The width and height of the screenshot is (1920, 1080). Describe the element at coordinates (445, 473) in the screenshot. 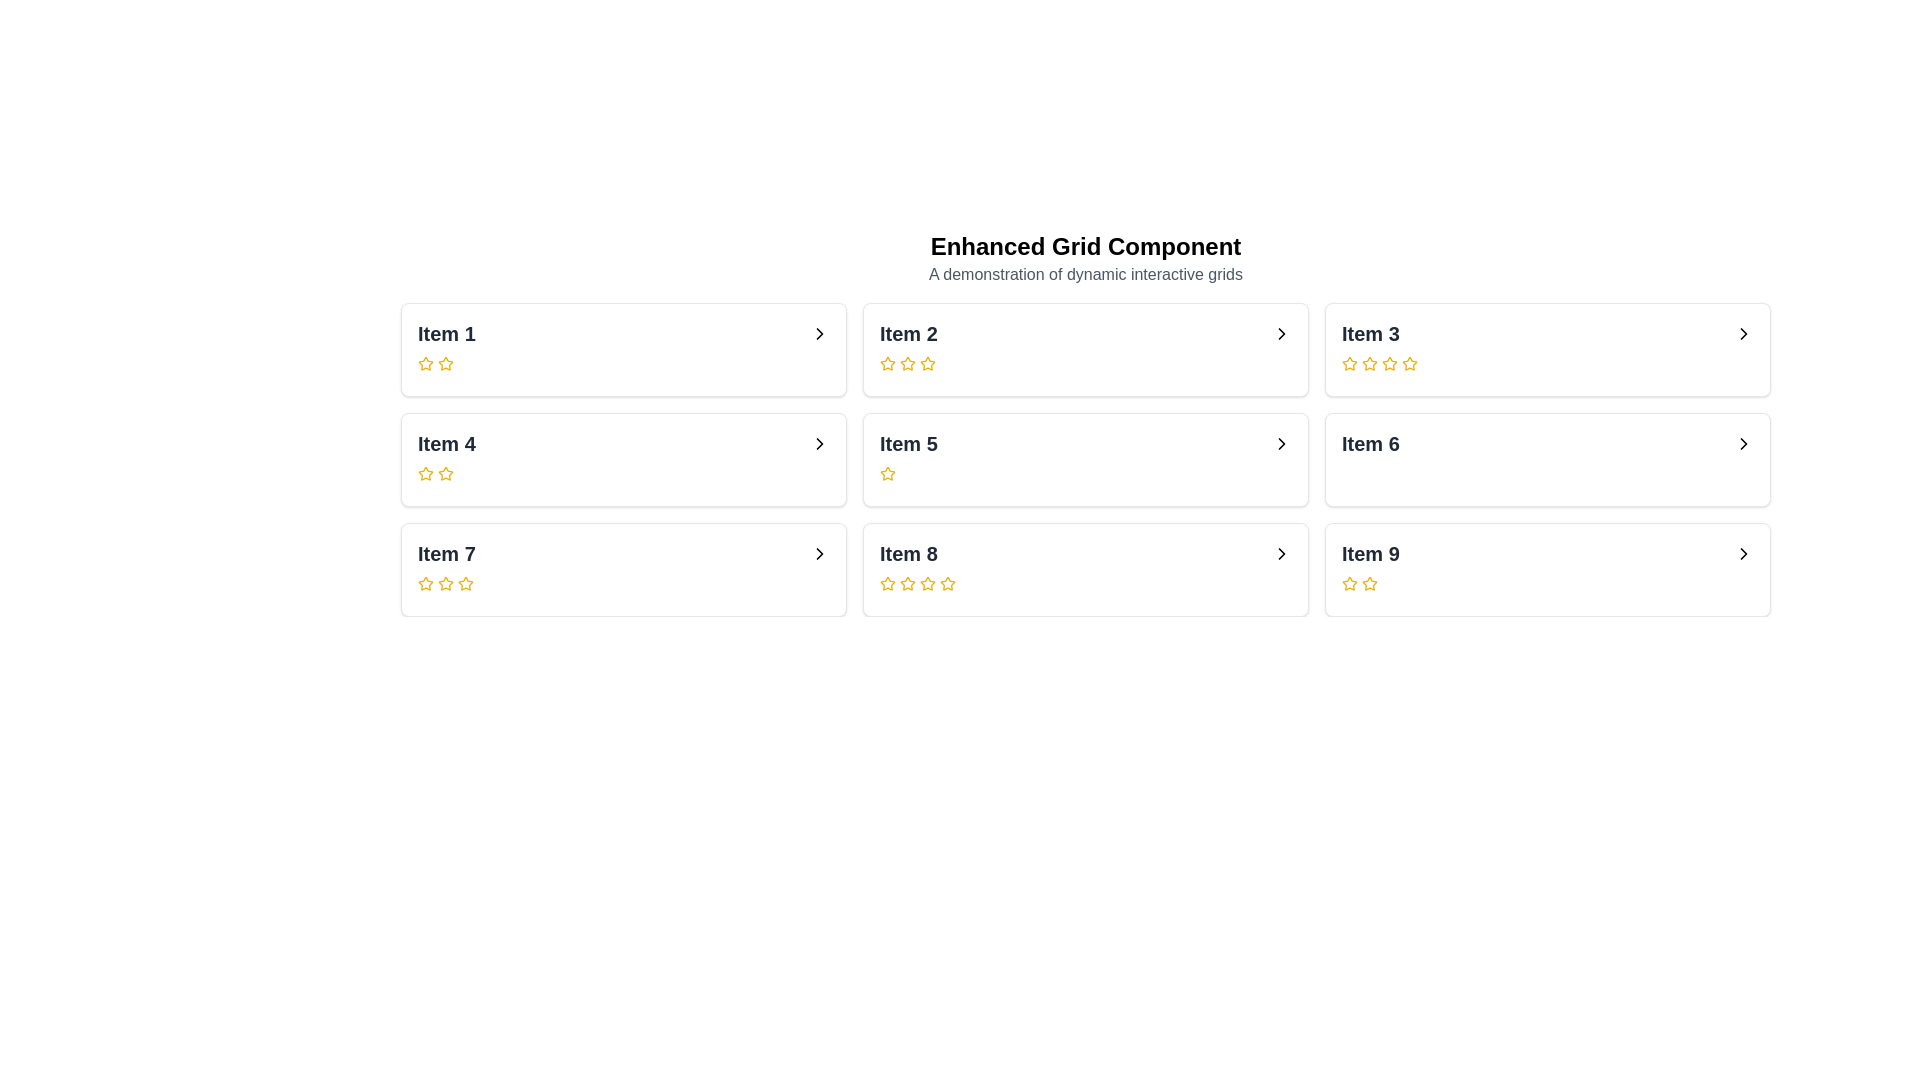

I see `the yellow star icon in the third position of the rating row for 'Item 4'` at that location.